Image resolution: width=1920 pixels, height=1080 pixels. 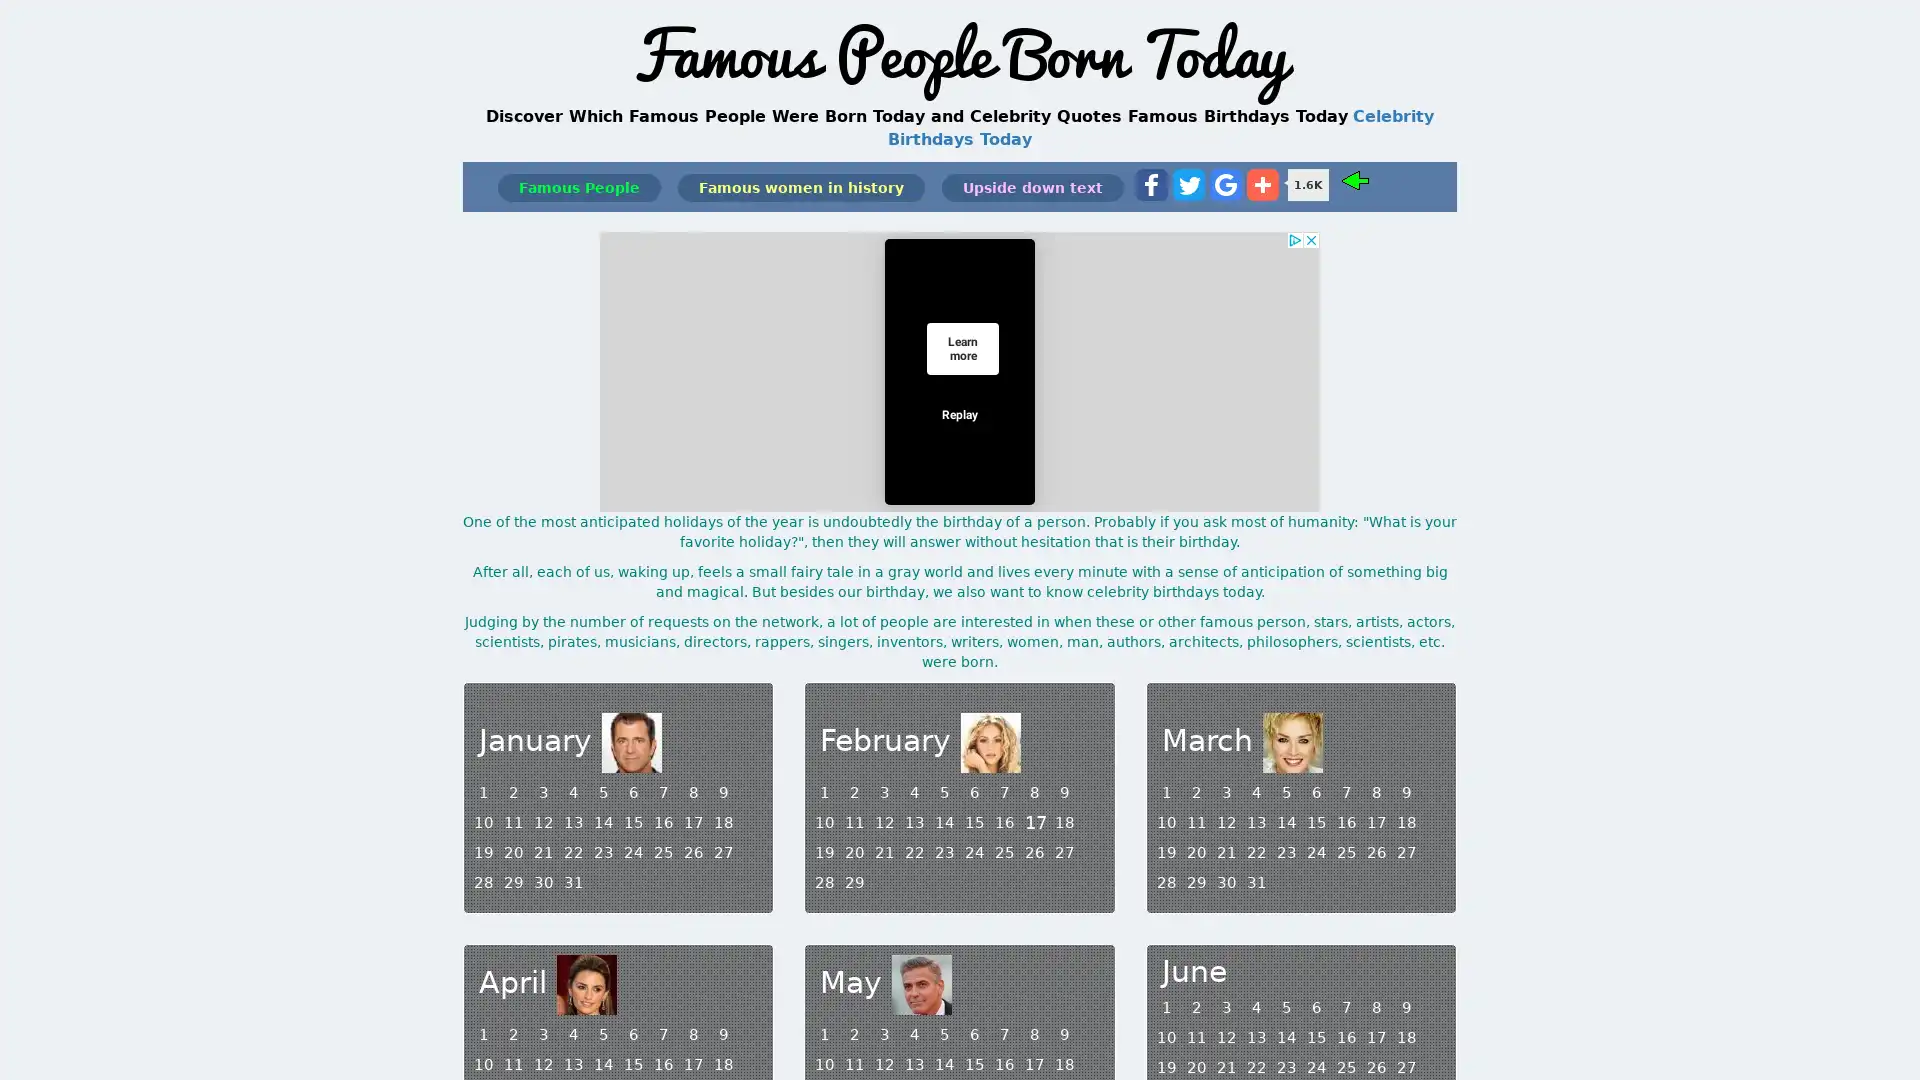 I want to click on Share to Facebook, so click(x=1152, y=184).